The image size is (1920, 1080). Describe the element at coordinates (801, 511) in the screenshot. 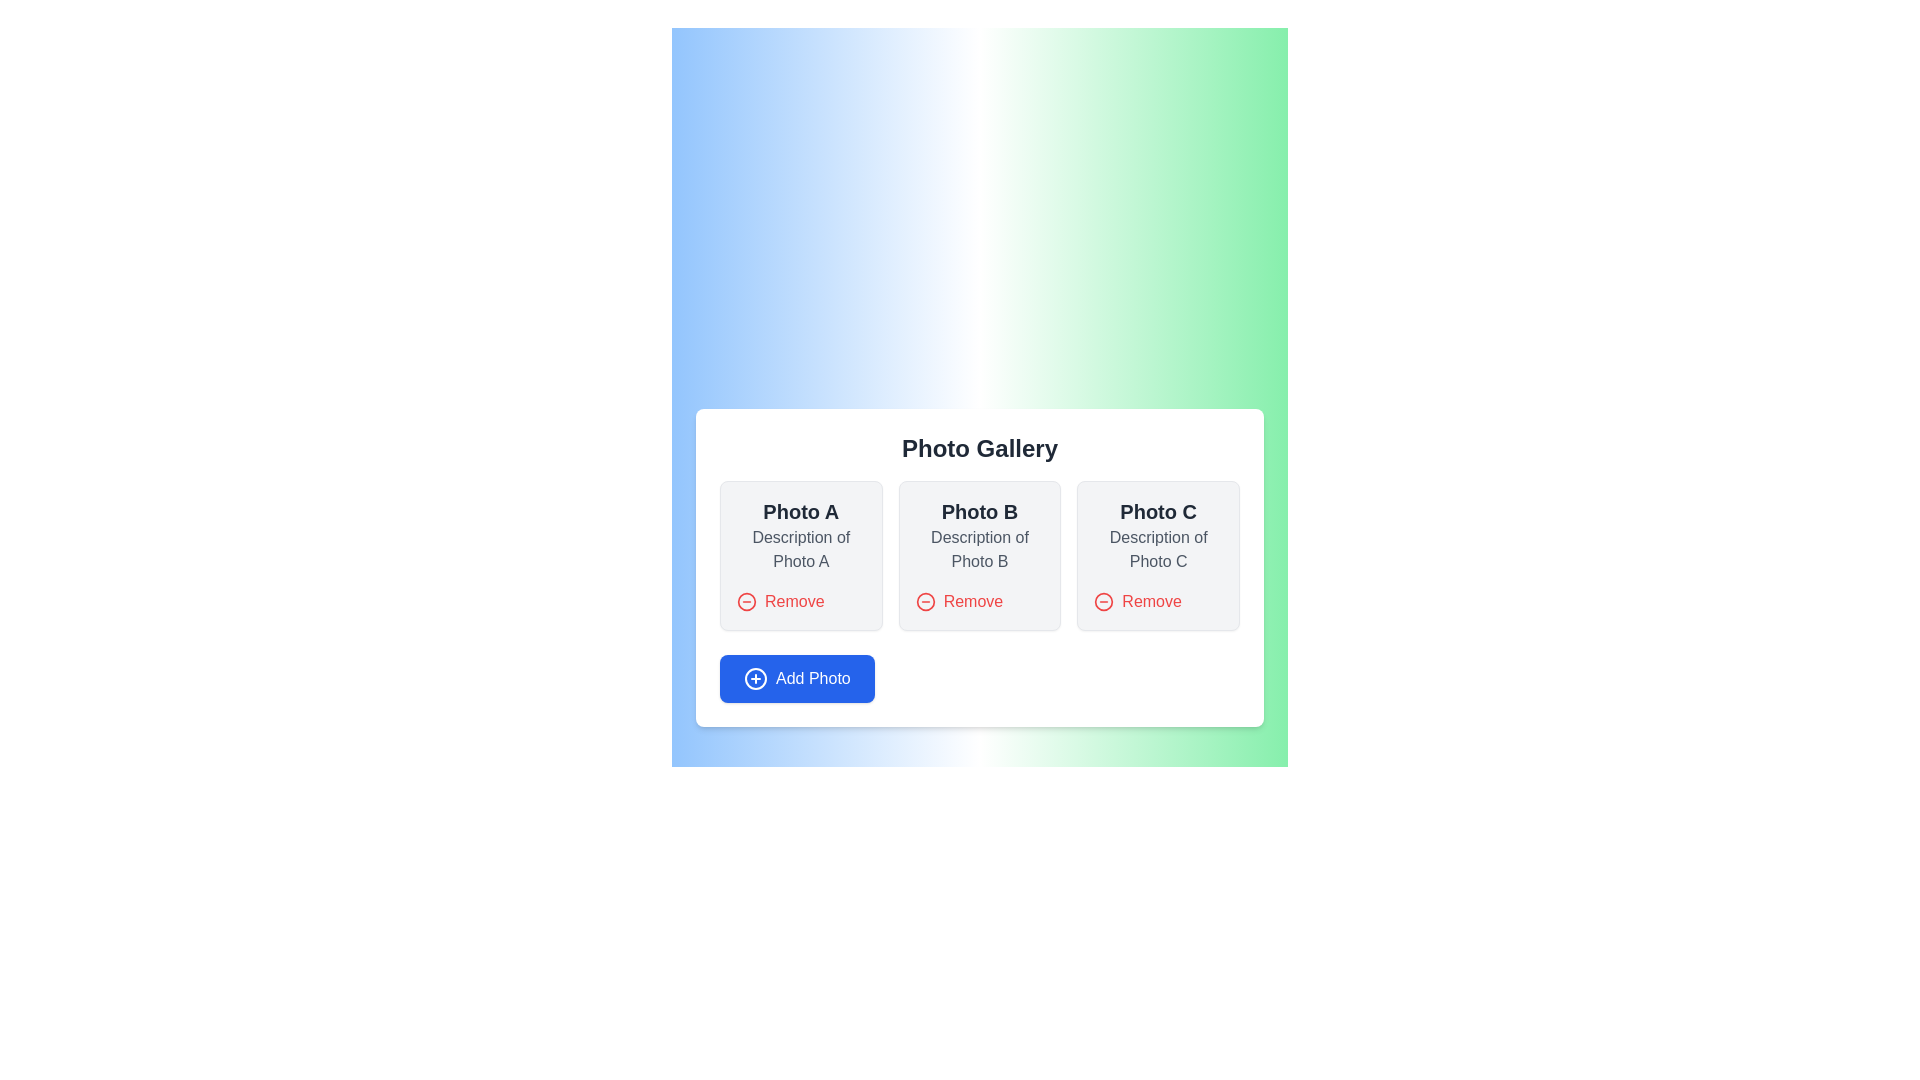

I see `the text label or heading of the first card in the Photo Gallery, which serves as the title for the card, positioned above the description and remove link` at that location.